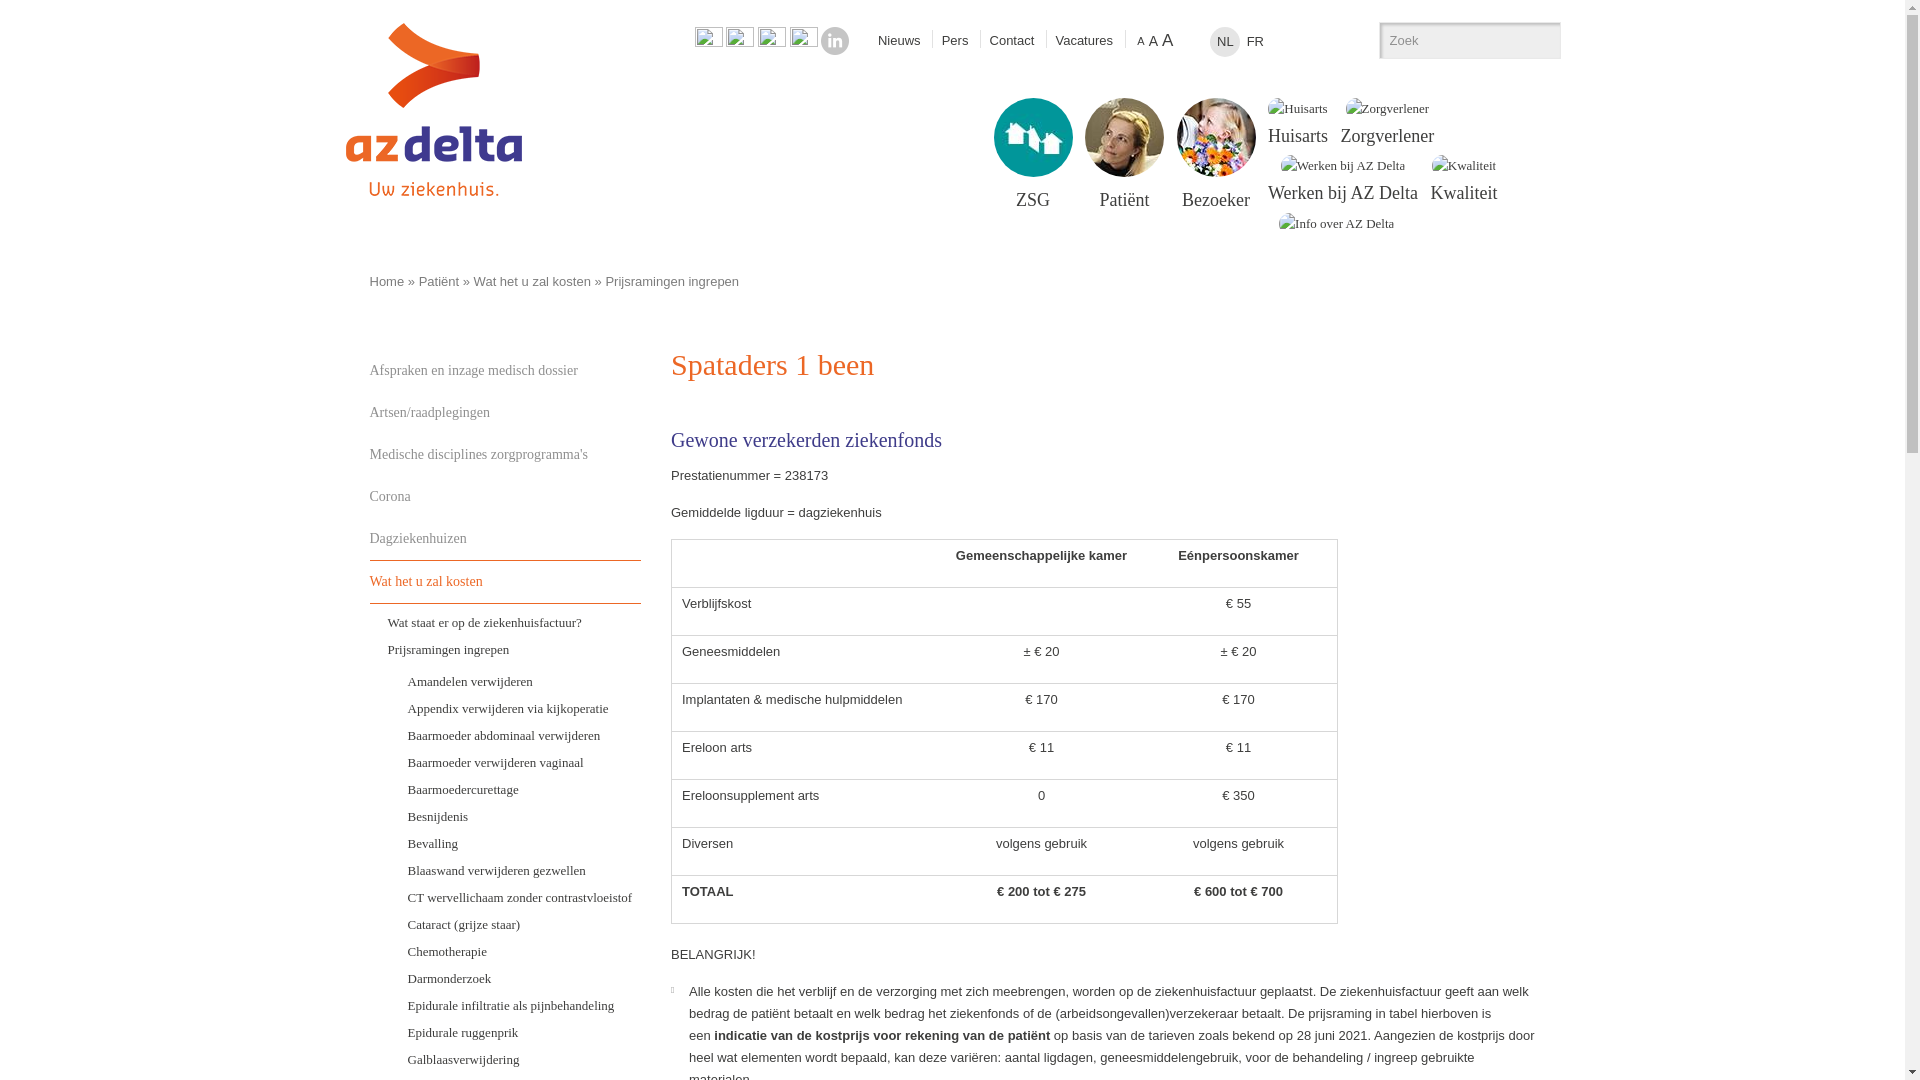 The width and height of the screenshot is (1920, 1080). I want to click on 'FR', so click(1253, 42).